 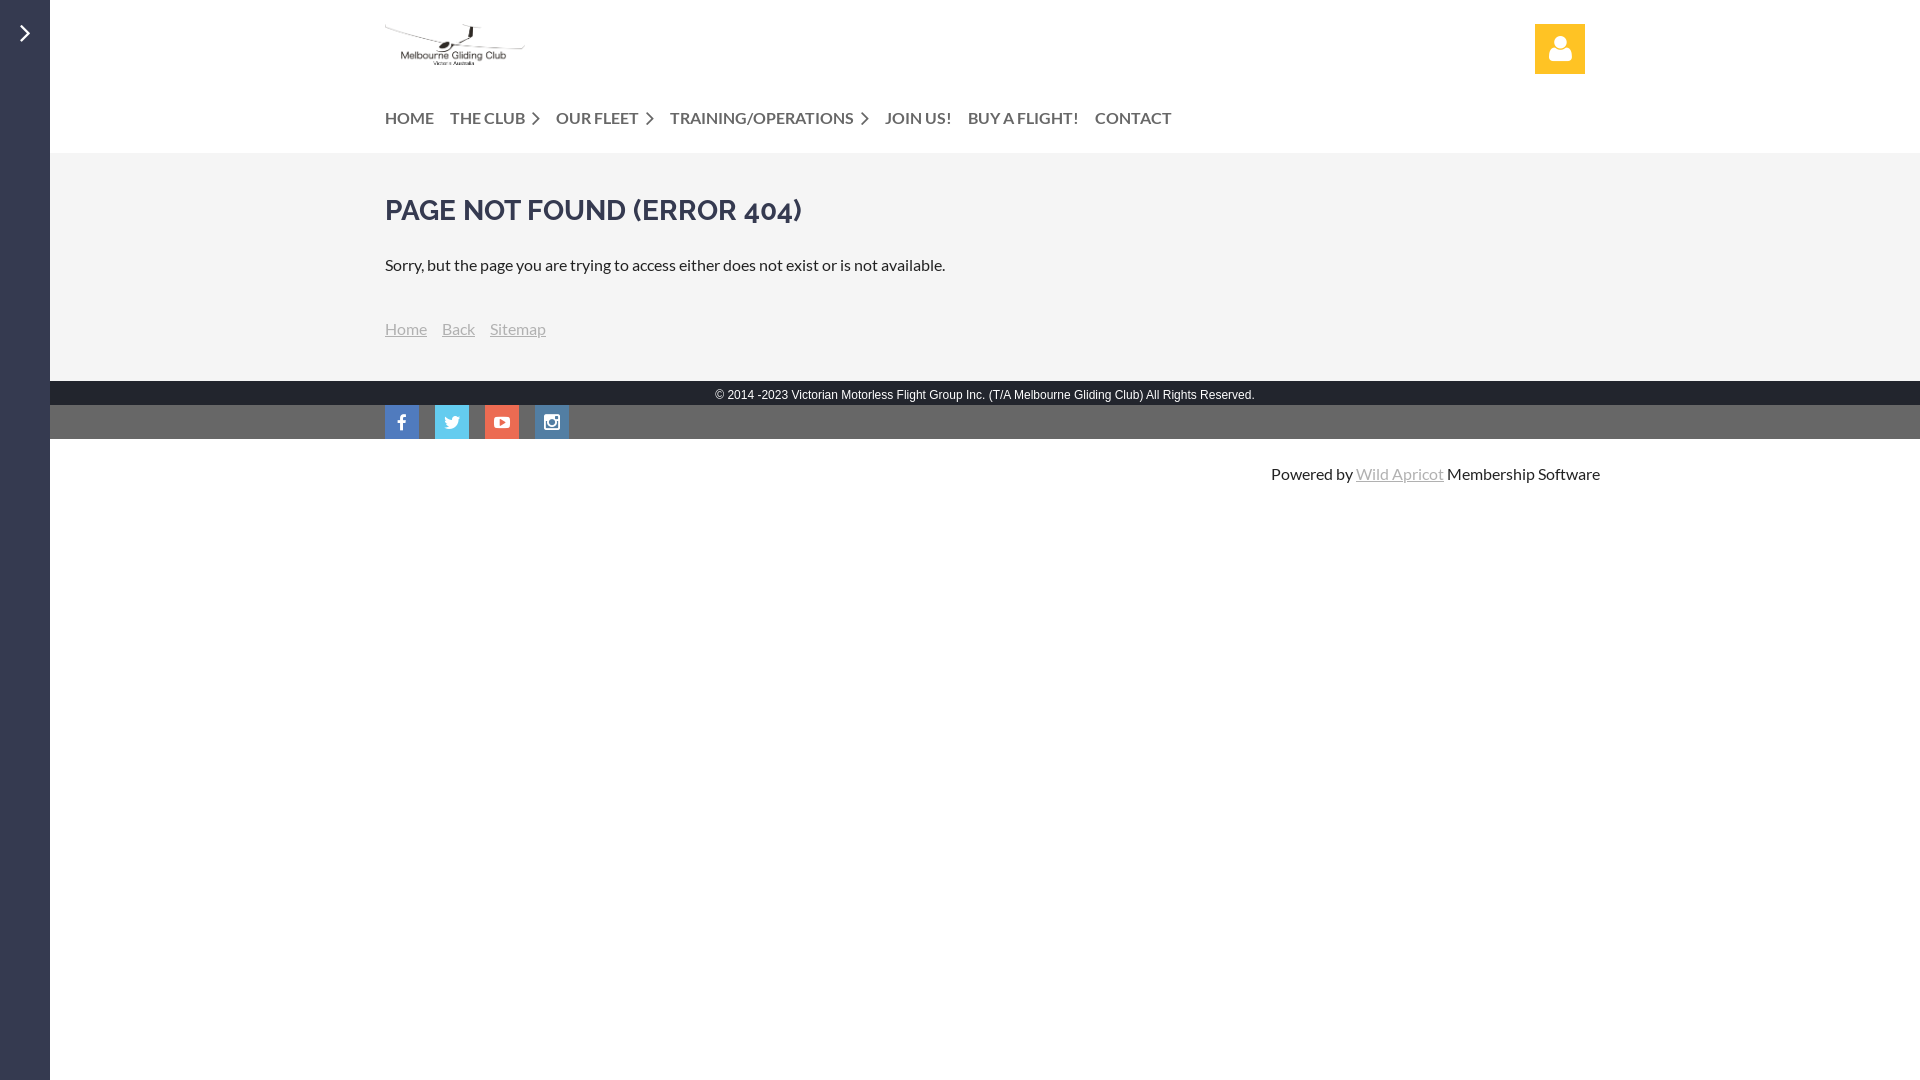 What do you see at coordinates (484, 420) in the screenshot?
I see `'YouTube'` at bounding box center [484, 420].